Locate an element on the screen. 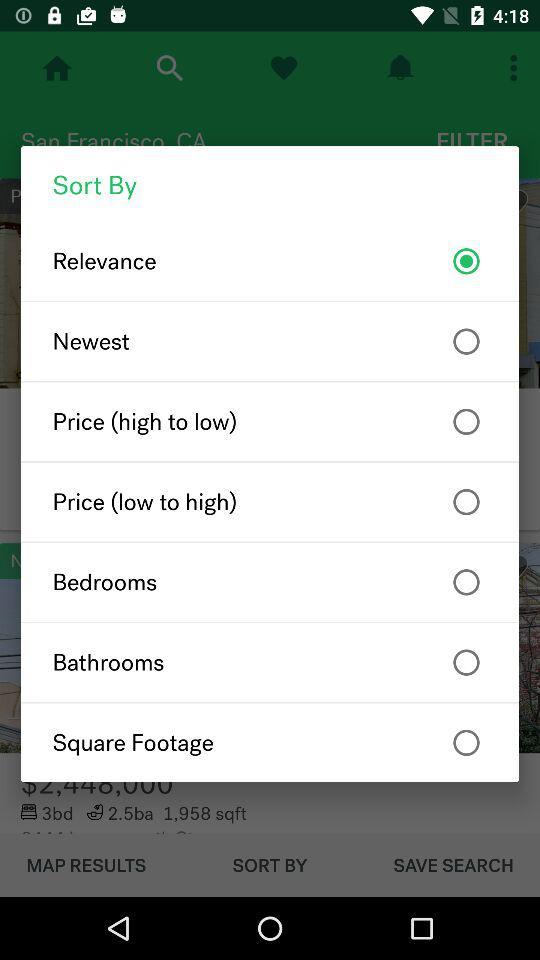 The height and width of the screenshot is (960, 540). the icon below bedrooms item is located at coordinates (270, 662).